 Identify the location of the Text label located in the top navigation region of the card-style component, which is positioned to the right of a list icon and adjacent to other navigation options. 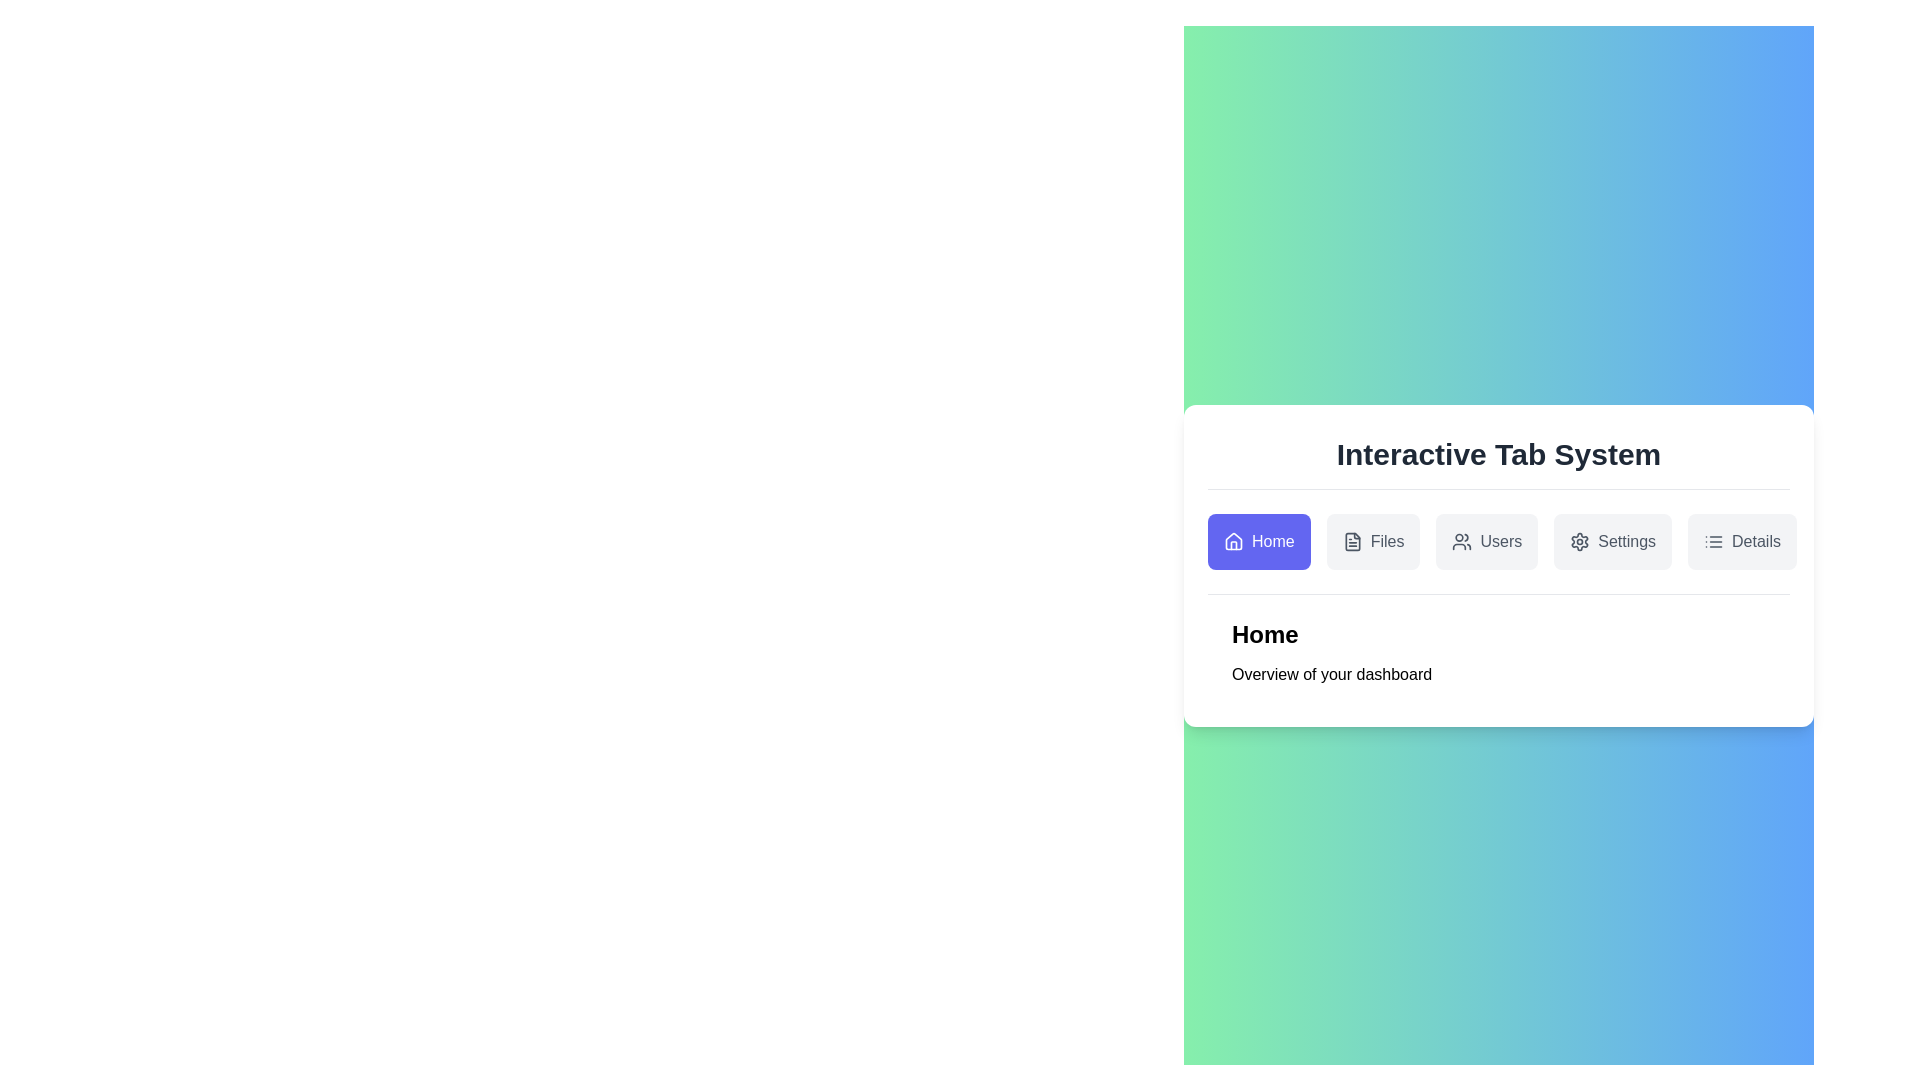
(1755, 542).